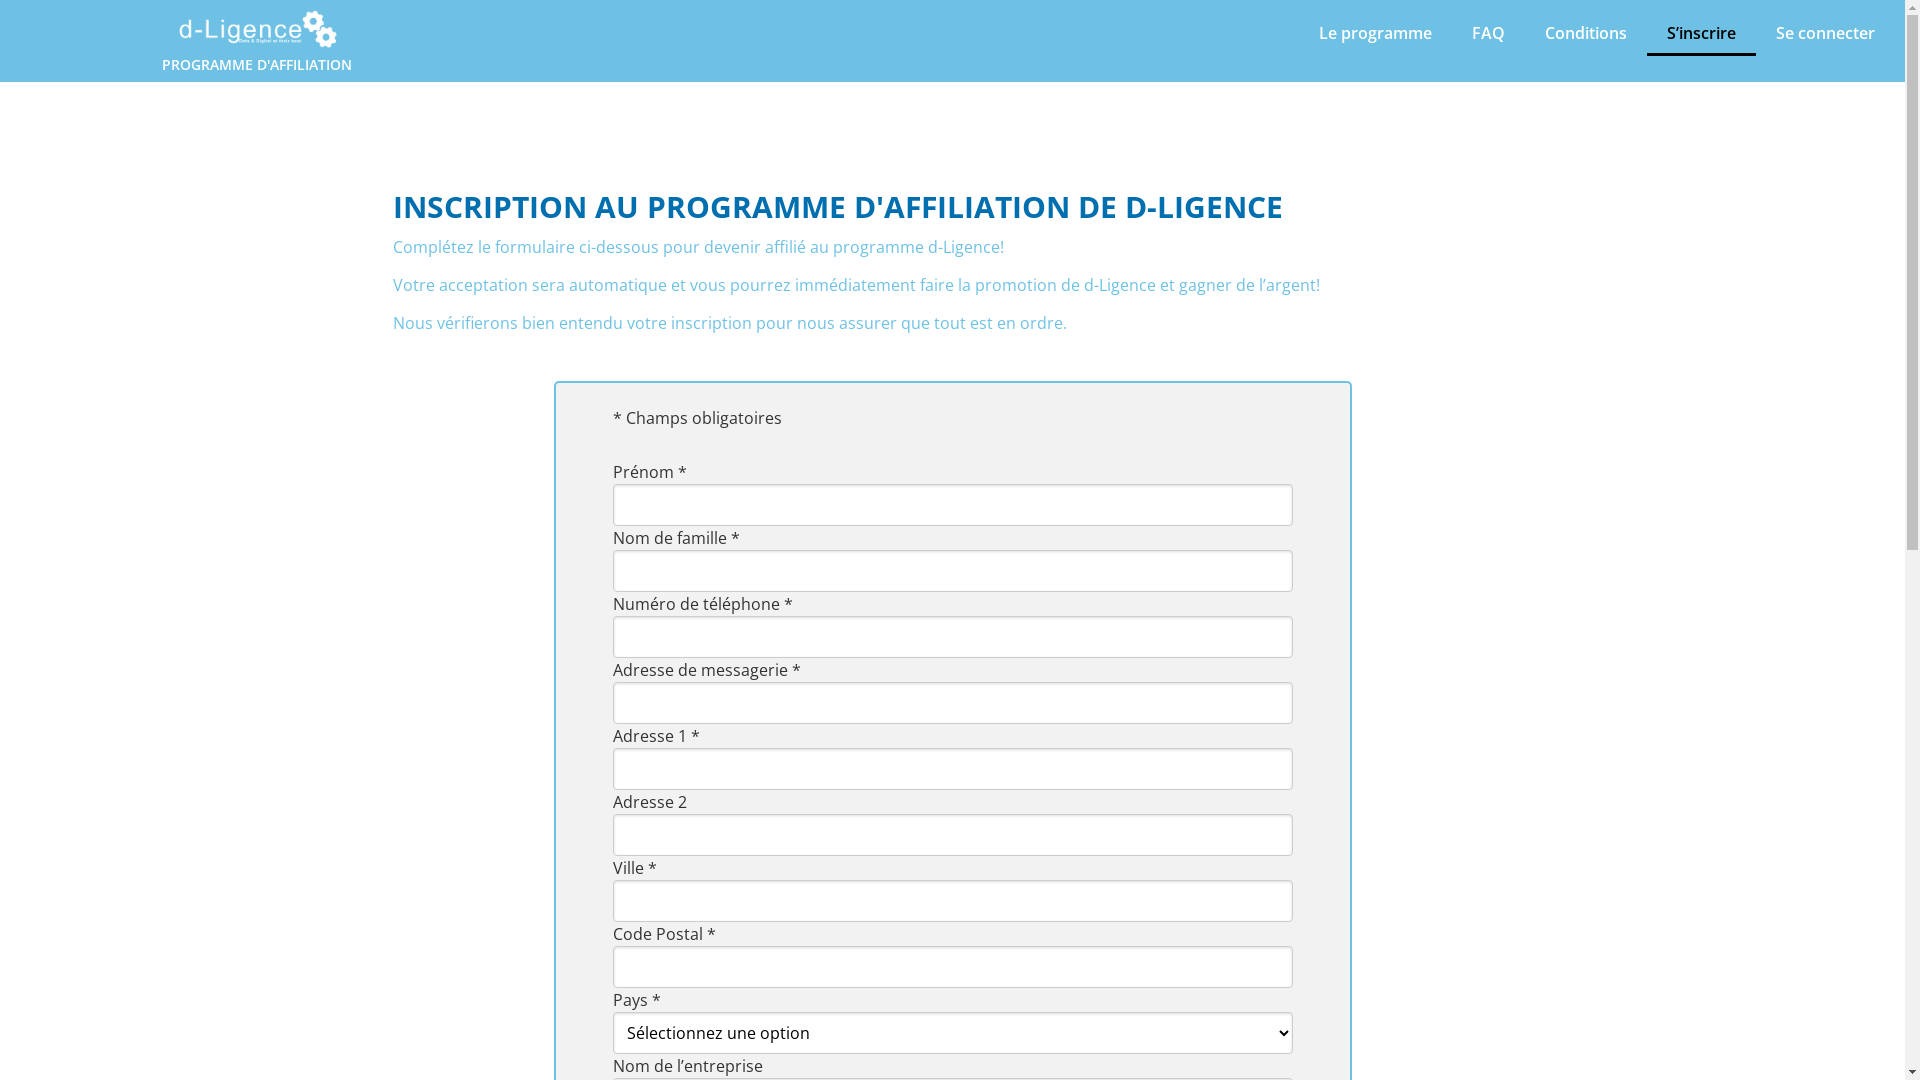  I want to click on 'FAQ', so click(1488, 33).